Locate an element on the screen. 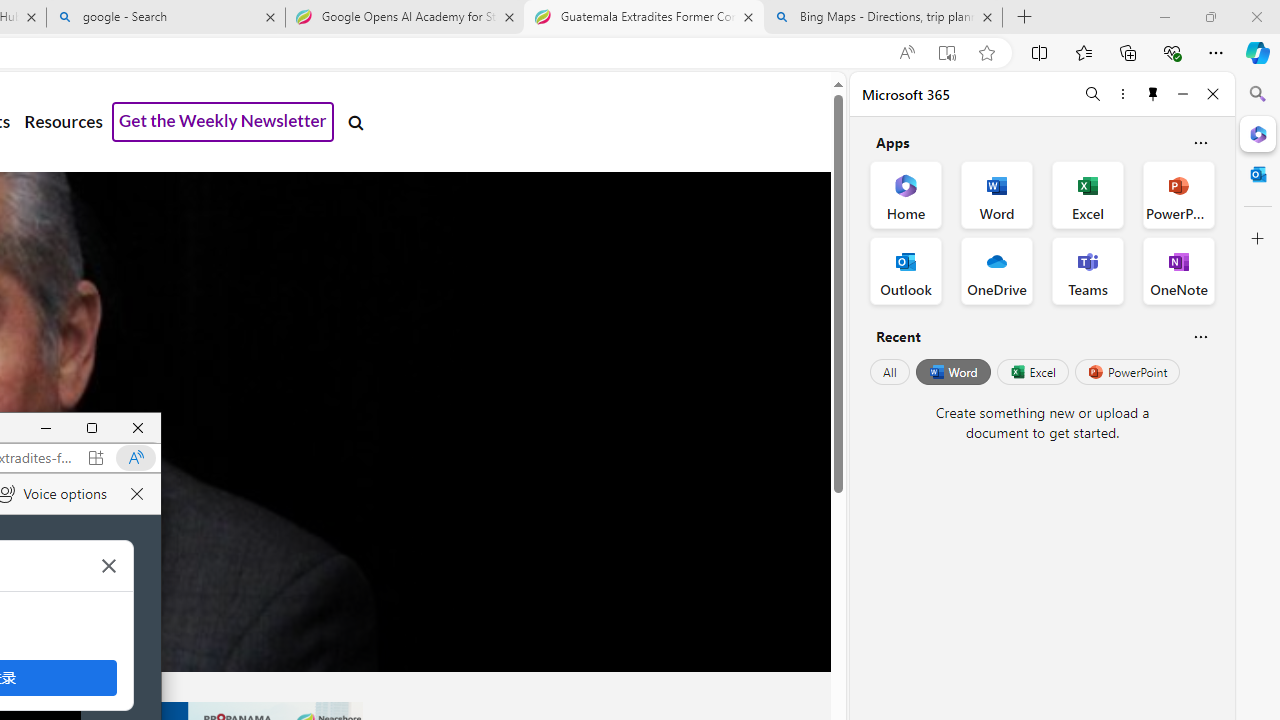 This screenshot has height=720, width=1280. 'Get the Weekly Newsletter' is located at coordinates (223, 122).